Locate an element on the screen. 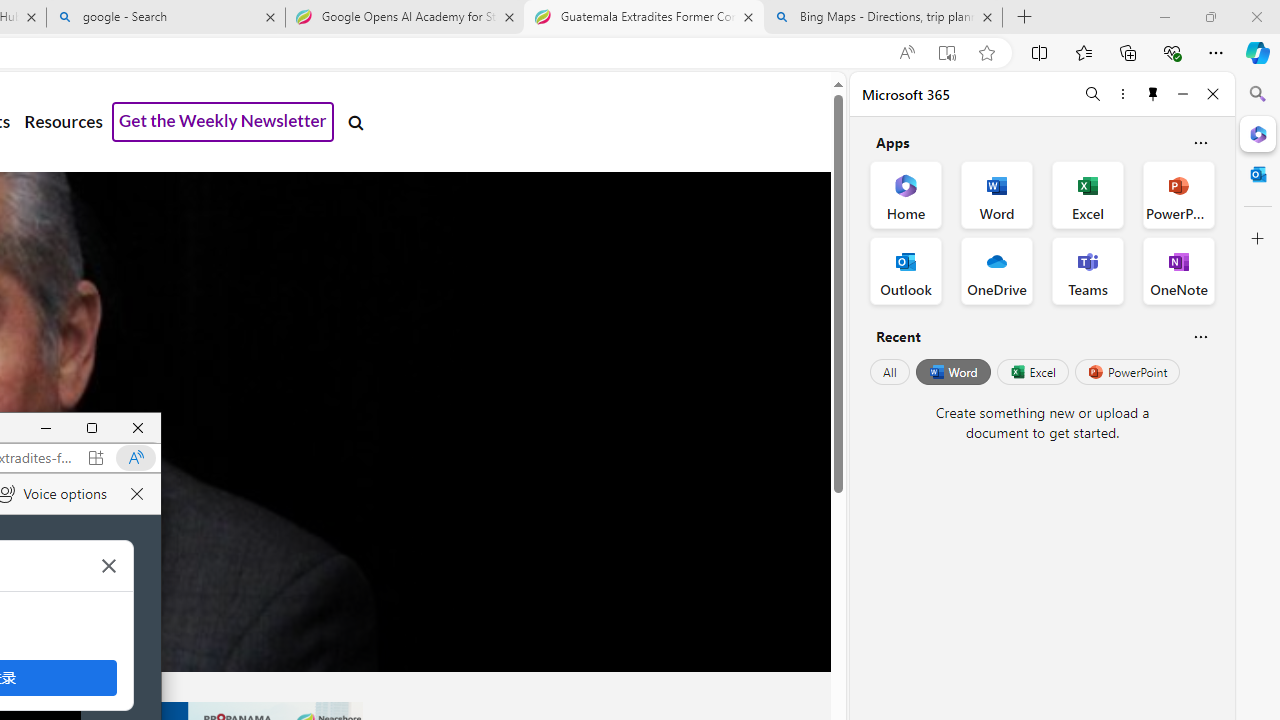 This screenshot has height=720, width=1280. 'Get the Weekly Newsletter' is located at coordinates (223, 122).